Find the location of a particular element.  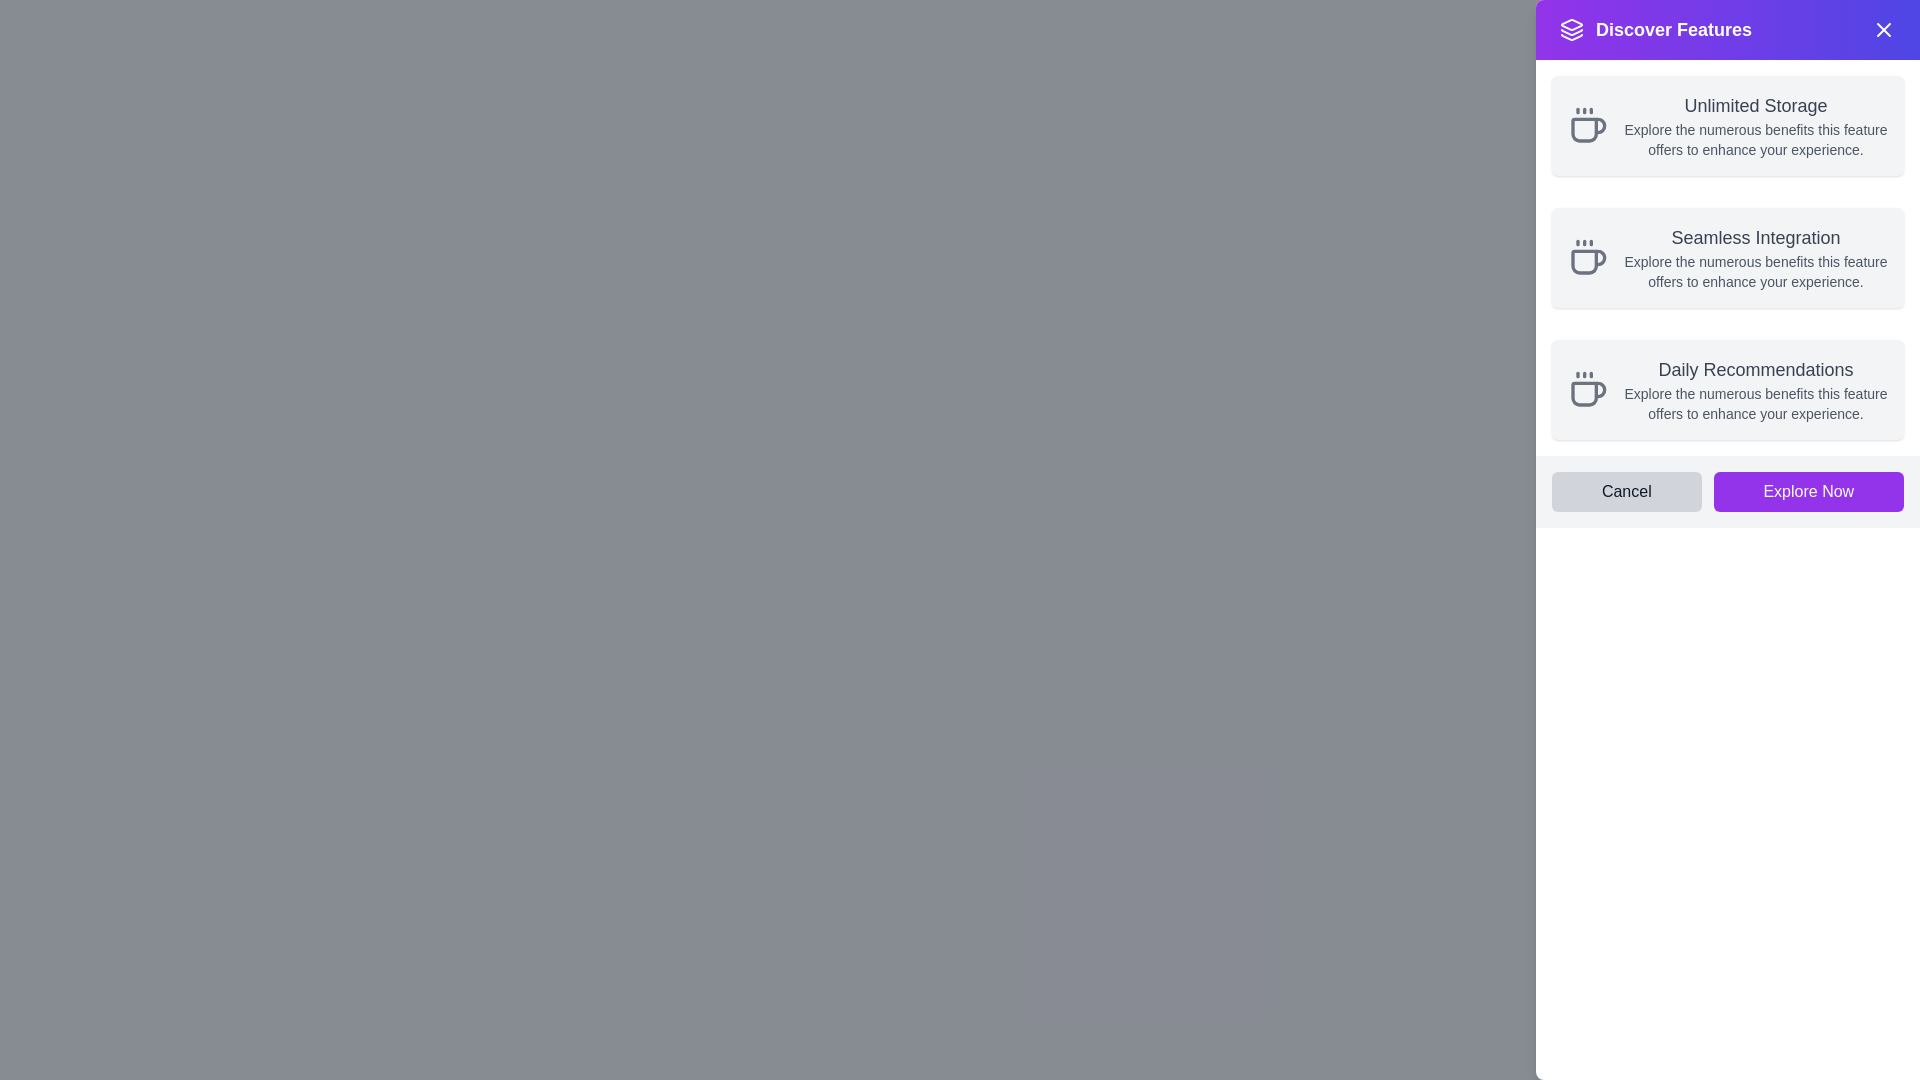

the static text element providing supplementary information about the 'Daily Recommendations' feature, located directly below the 'Daily Recommendations' heading in the third feature card from the top in the right-aligned feature panel is located at coordinates (1755, 404).